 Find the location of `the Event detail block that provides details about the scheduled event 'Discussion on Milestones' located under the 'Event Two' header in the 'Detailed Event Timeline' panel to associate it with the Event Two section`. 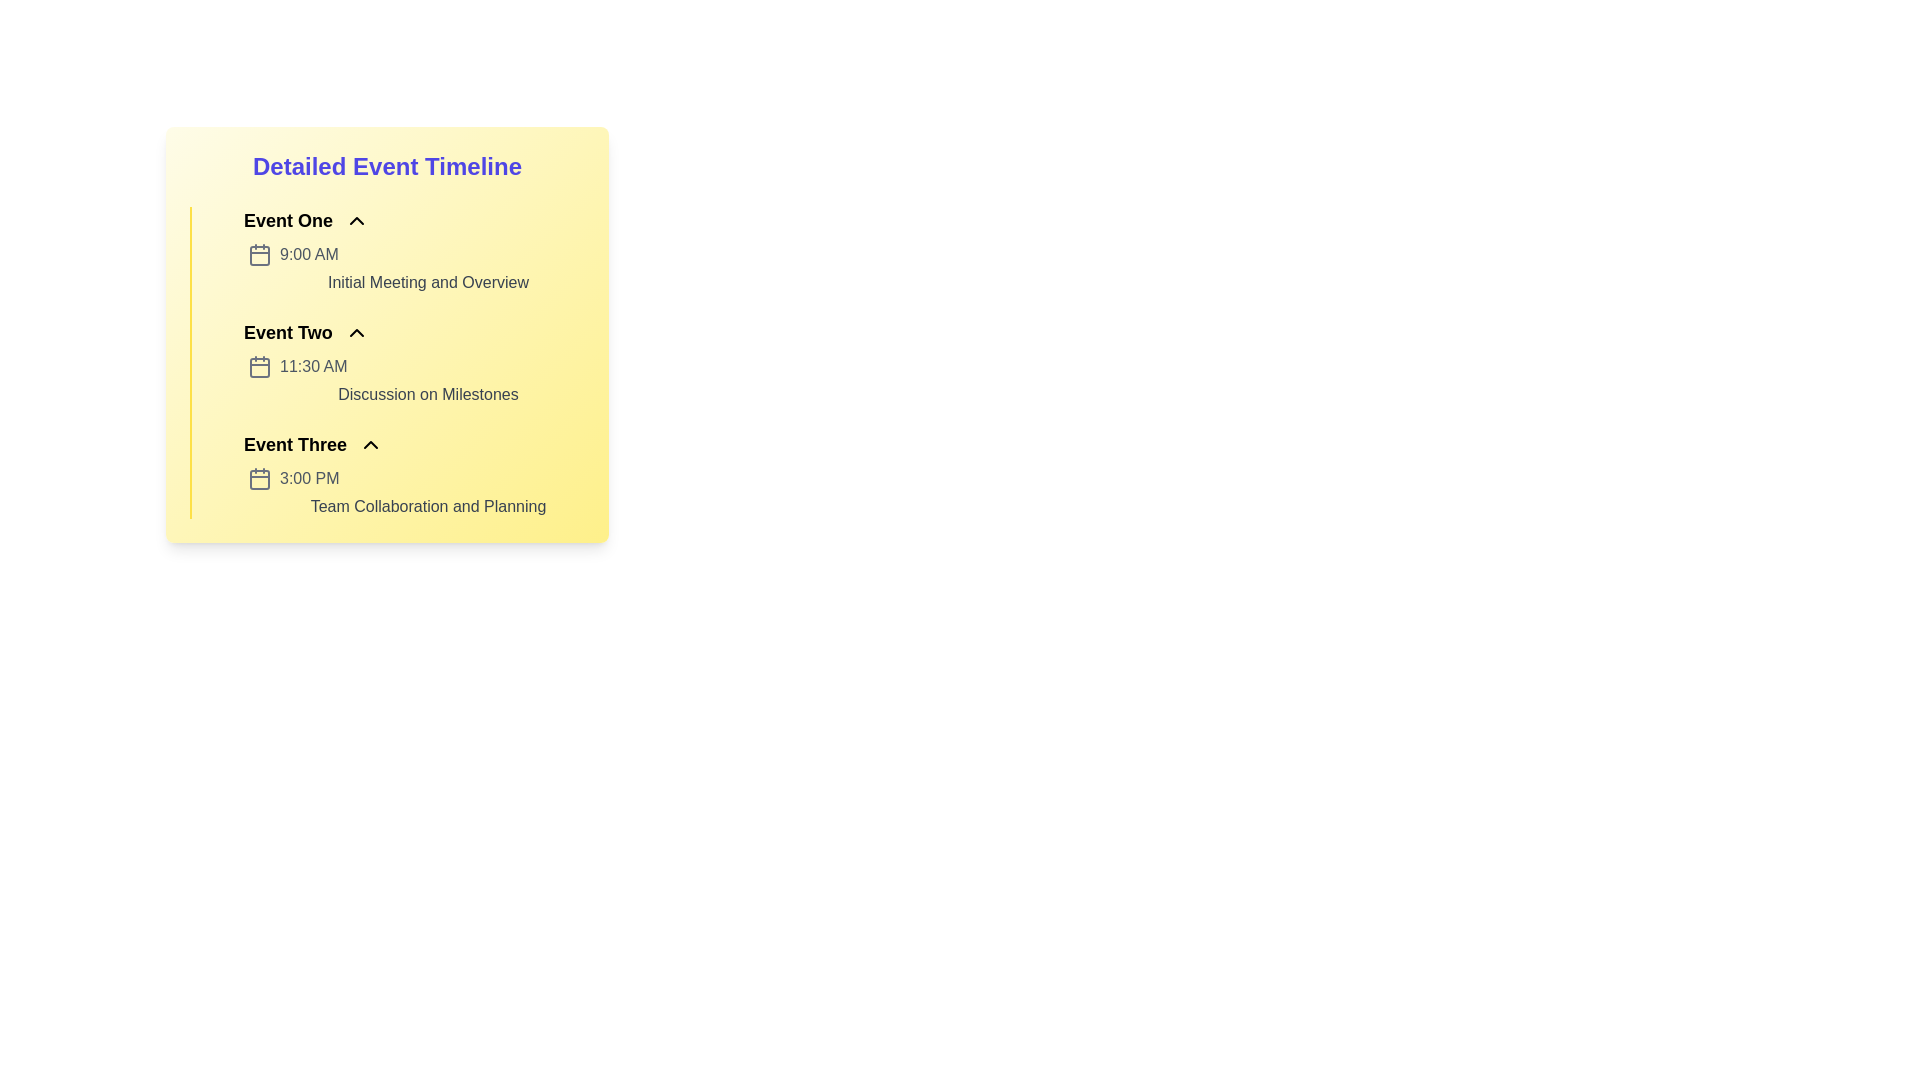

the Event detail block that provides details about the scheduled event 'Discussion on Milestones' located under the 'Event Two' header in the 'Detailed Event Timeline' panel to associate it with the Event Two section is located at coordinates (415, 381).